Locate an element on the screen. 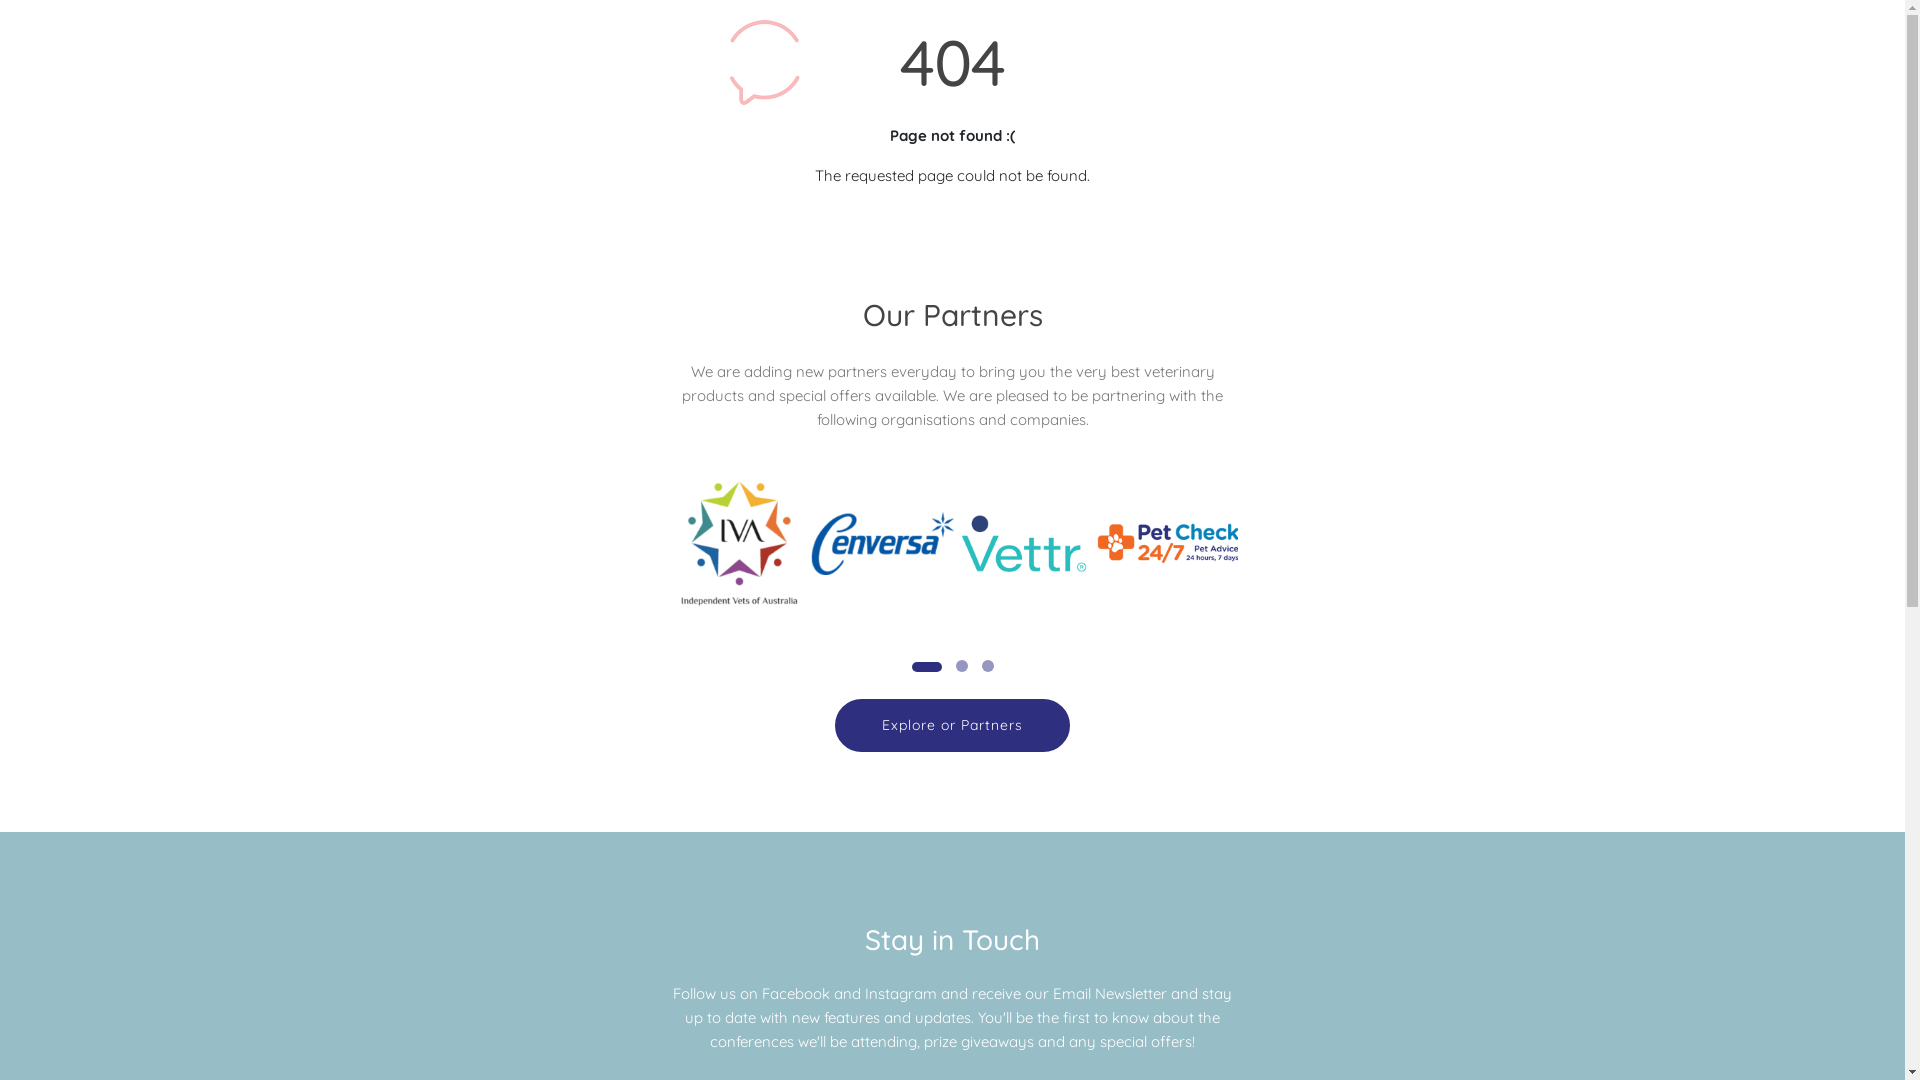 The width and height of the screenshot is (1920, 1080). 'Explore or Partners' is located at coordinates (951, 725).